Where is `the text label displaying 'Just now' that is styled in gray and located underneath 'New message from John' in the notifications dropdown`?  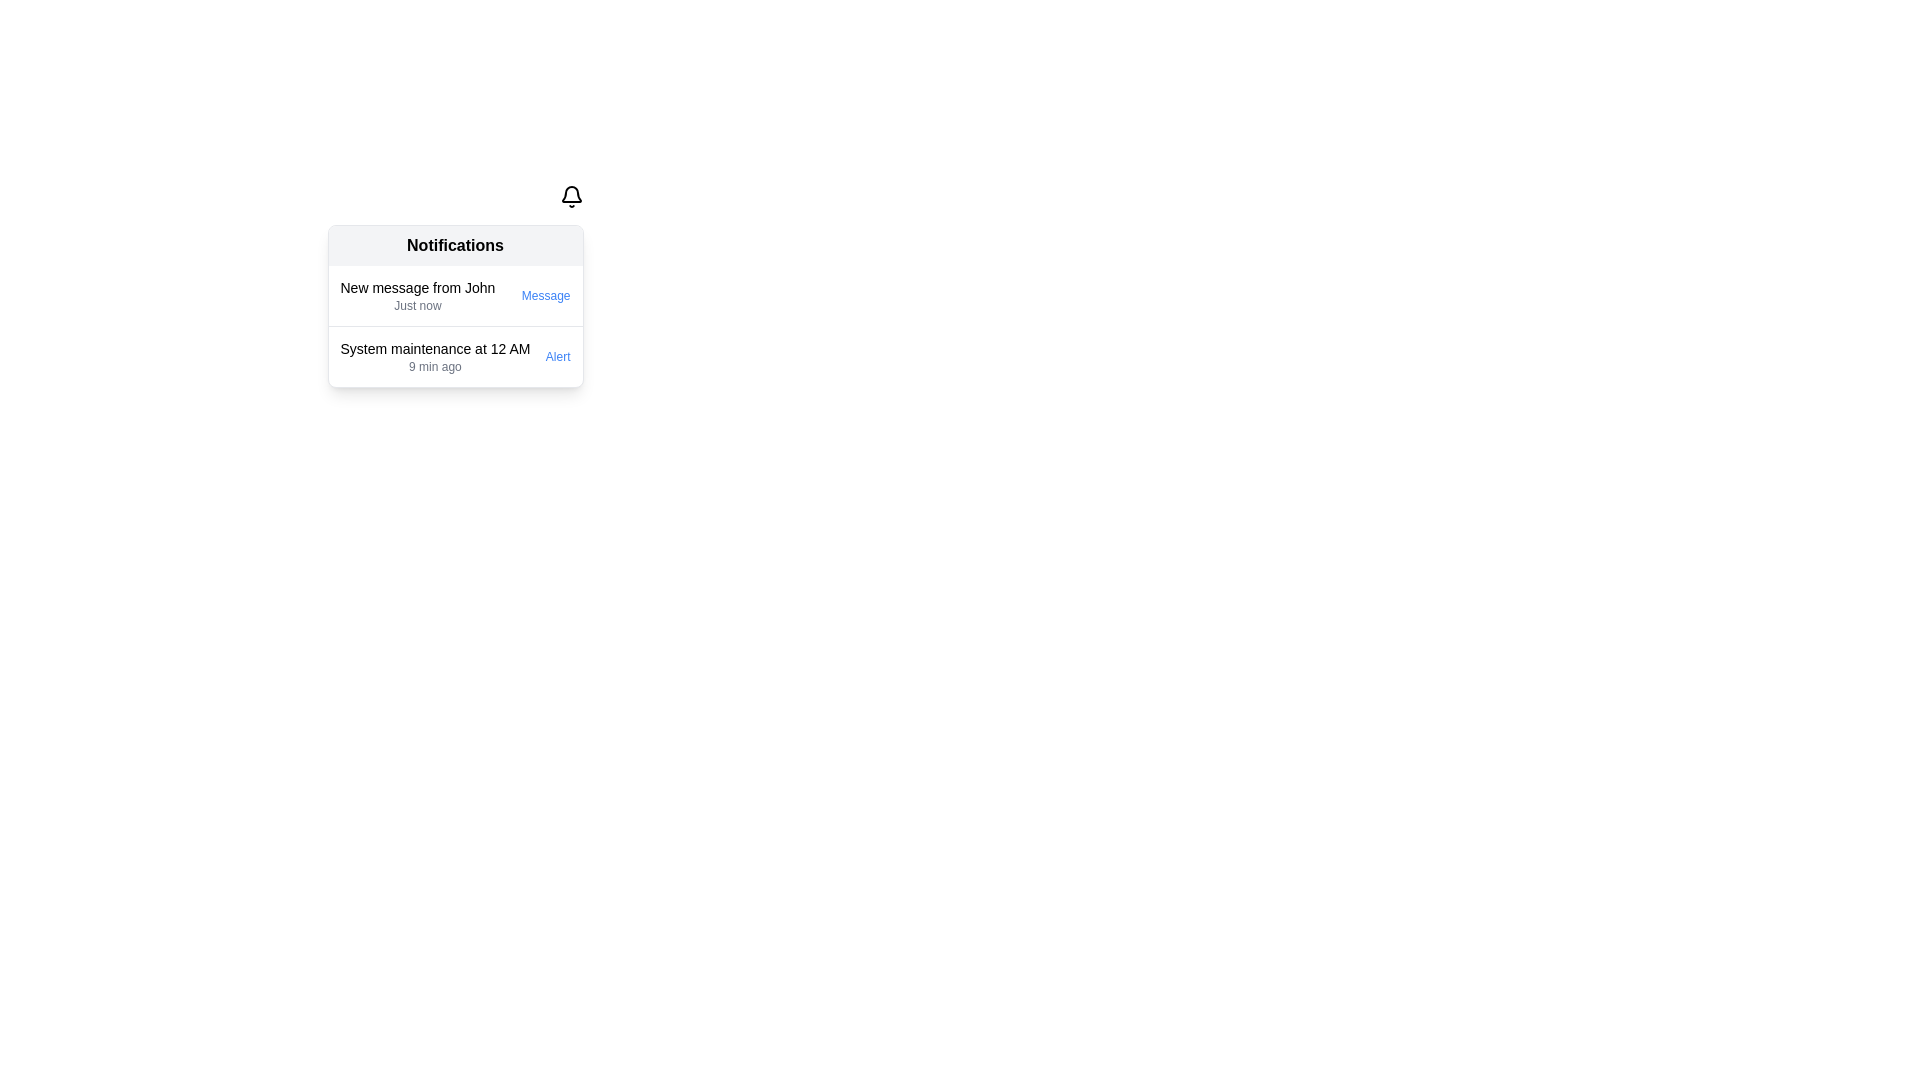
the text label displaying 'Just now' that is styled in gray and located underneath 'New message from John' in the notifications dropdown is located at coordinates (416, 305).